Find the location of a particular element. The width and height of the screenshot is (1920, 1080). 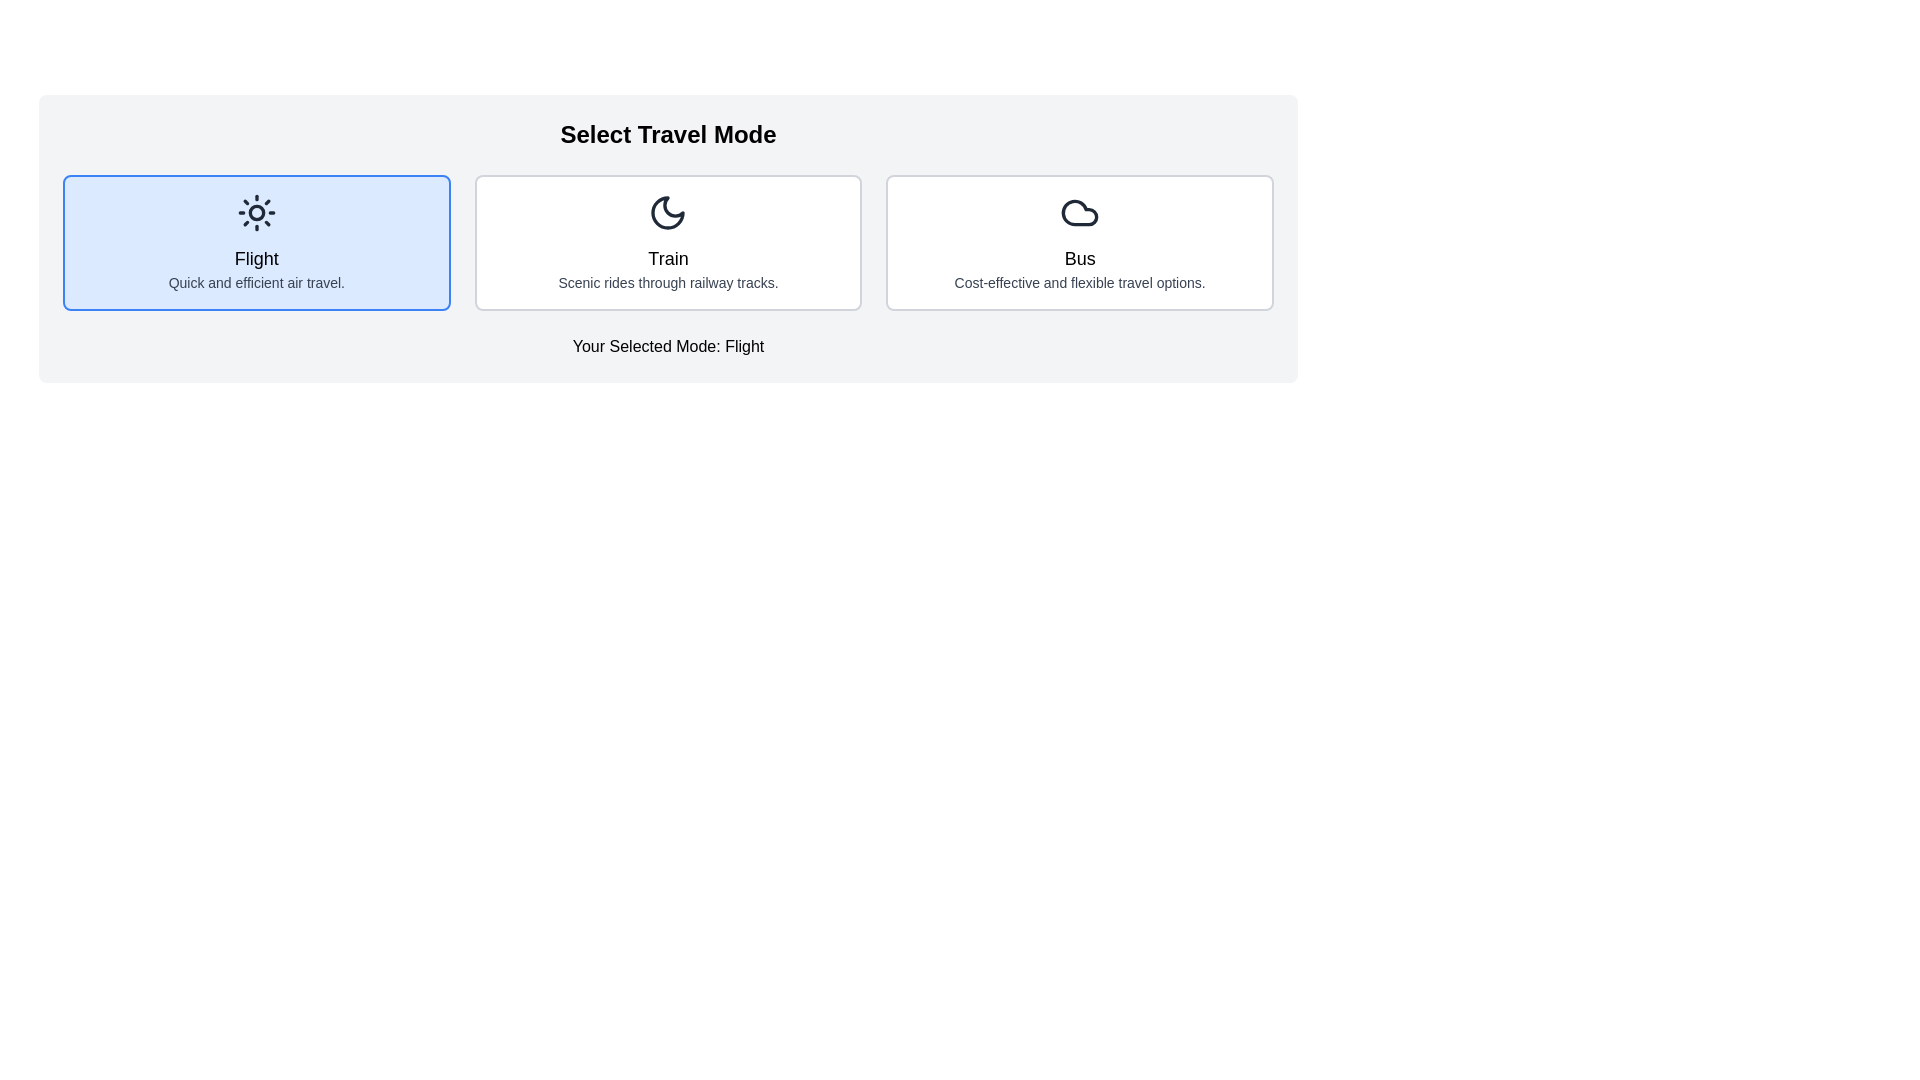

the crescent moon icon located at the top of the 'Train' card in the travel mode selection options is located at coordinates (668, 212).